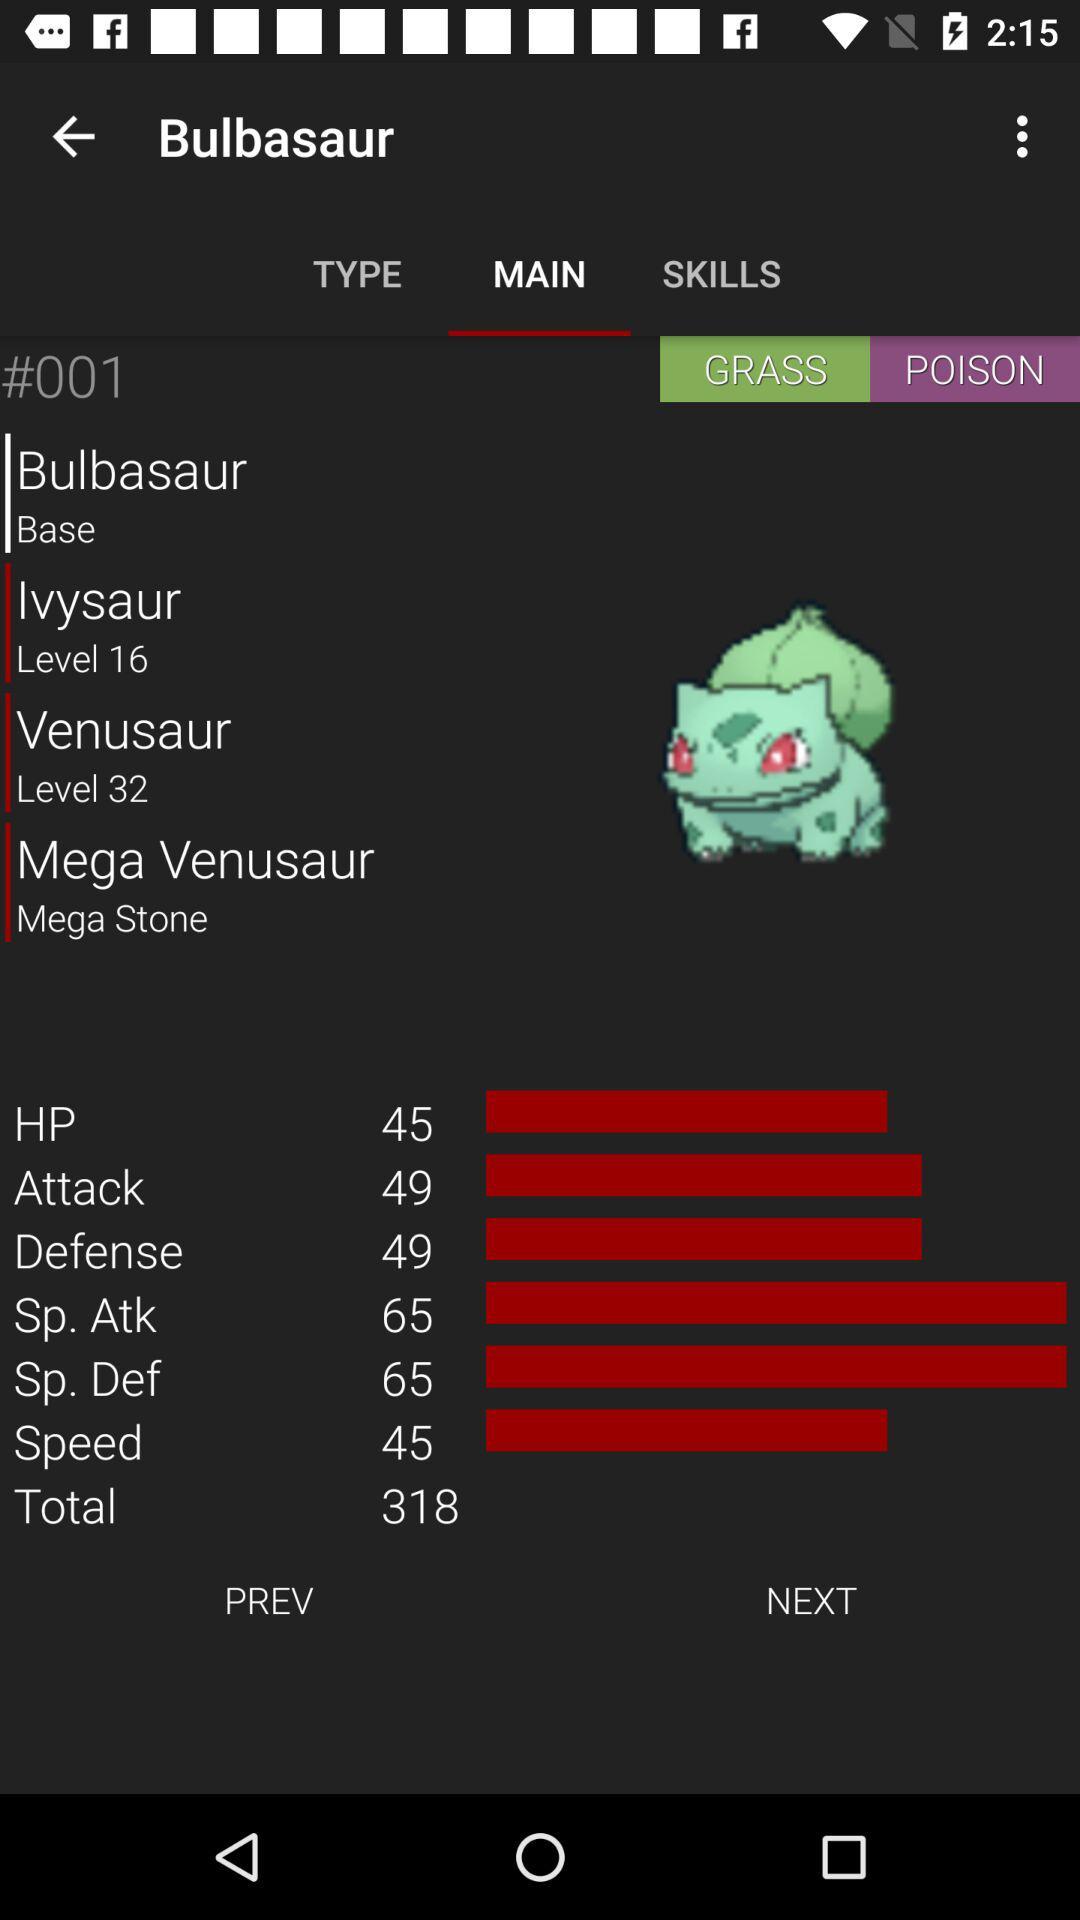  Describe the element at coordinates (775, 732) in the screenshot. I see `icon above the 45 item` at that location.